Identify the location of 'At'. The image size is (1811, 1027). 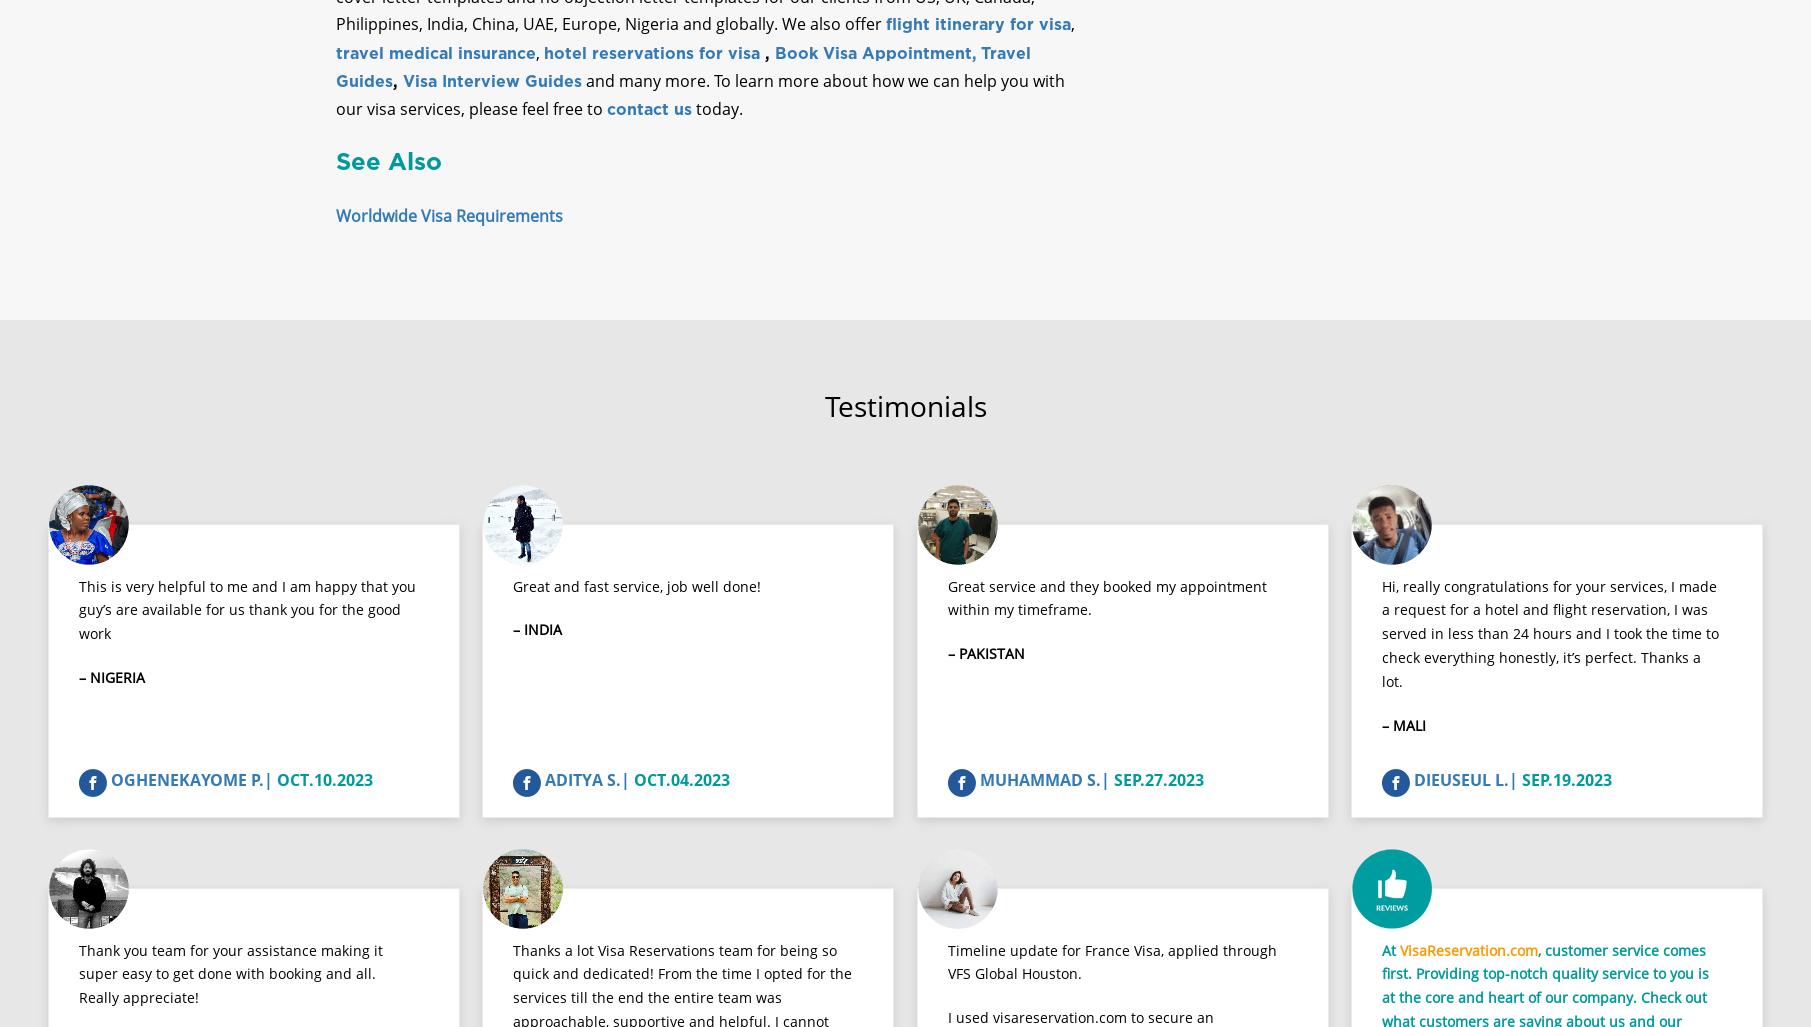
(1380, 966).